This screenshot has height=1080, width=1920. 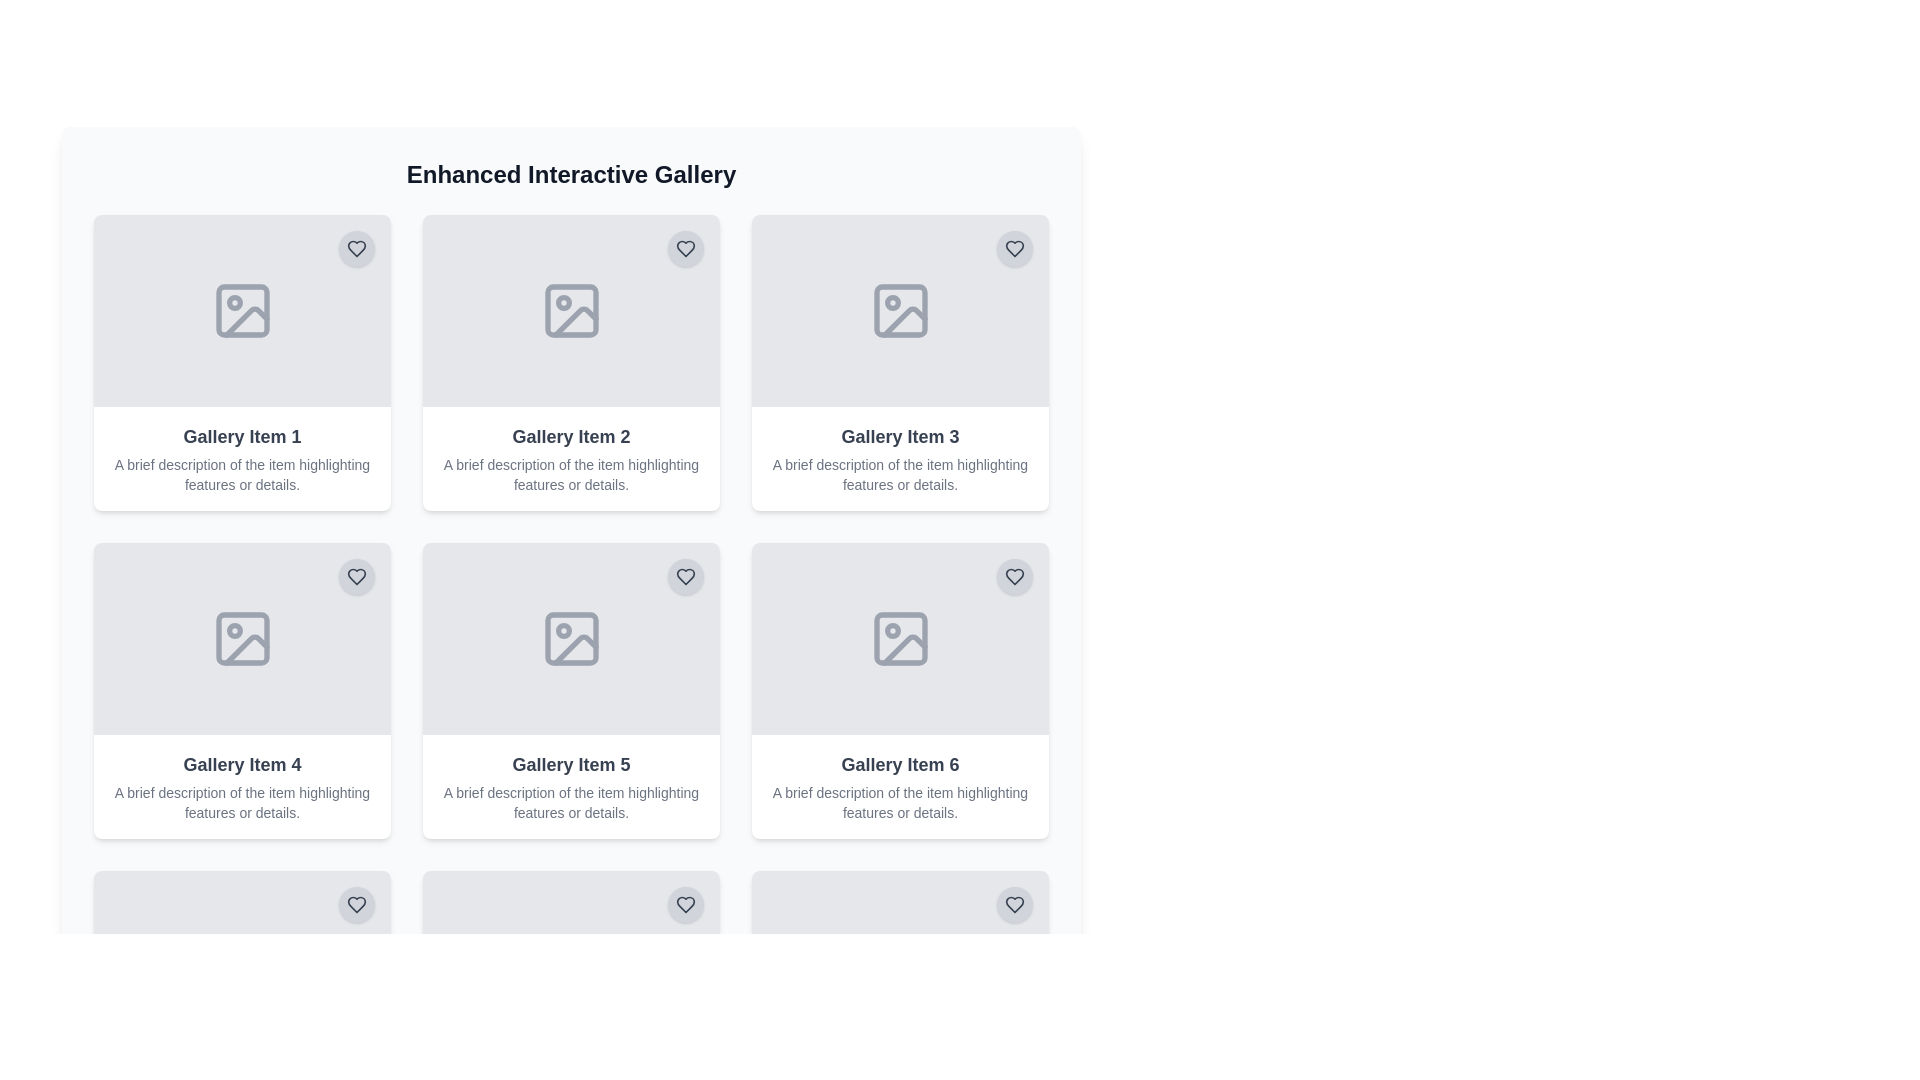 I want to click on the heart SVG icon in the top-right corner of 'Gallery Item 5' to observe visual feedback, so click(x=686, y=577).